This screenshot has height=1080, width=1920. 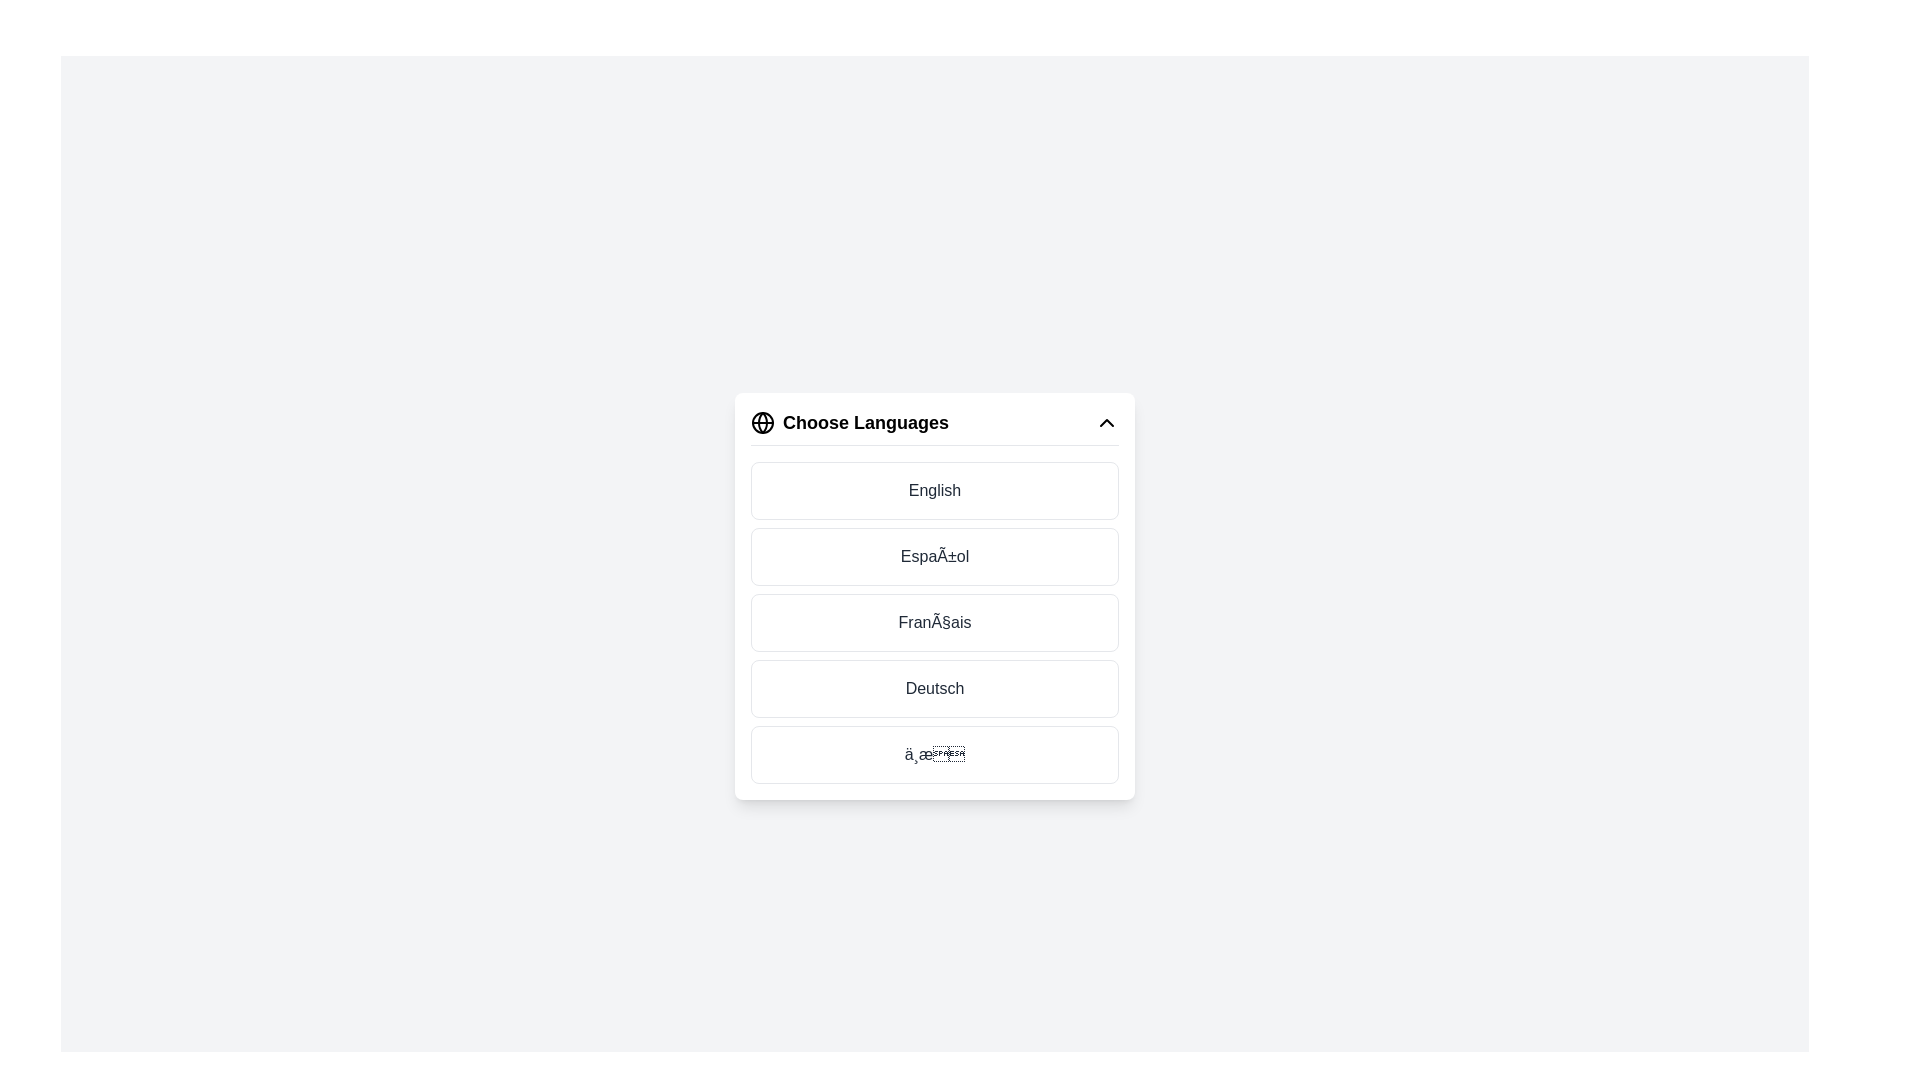 What do you see at coordinates (934, 595) in the screenshot?
I see `the list item or menu option labeled 'FranÃ§ais' in the language selection dropdown menu` at bounding box center [934, 595].